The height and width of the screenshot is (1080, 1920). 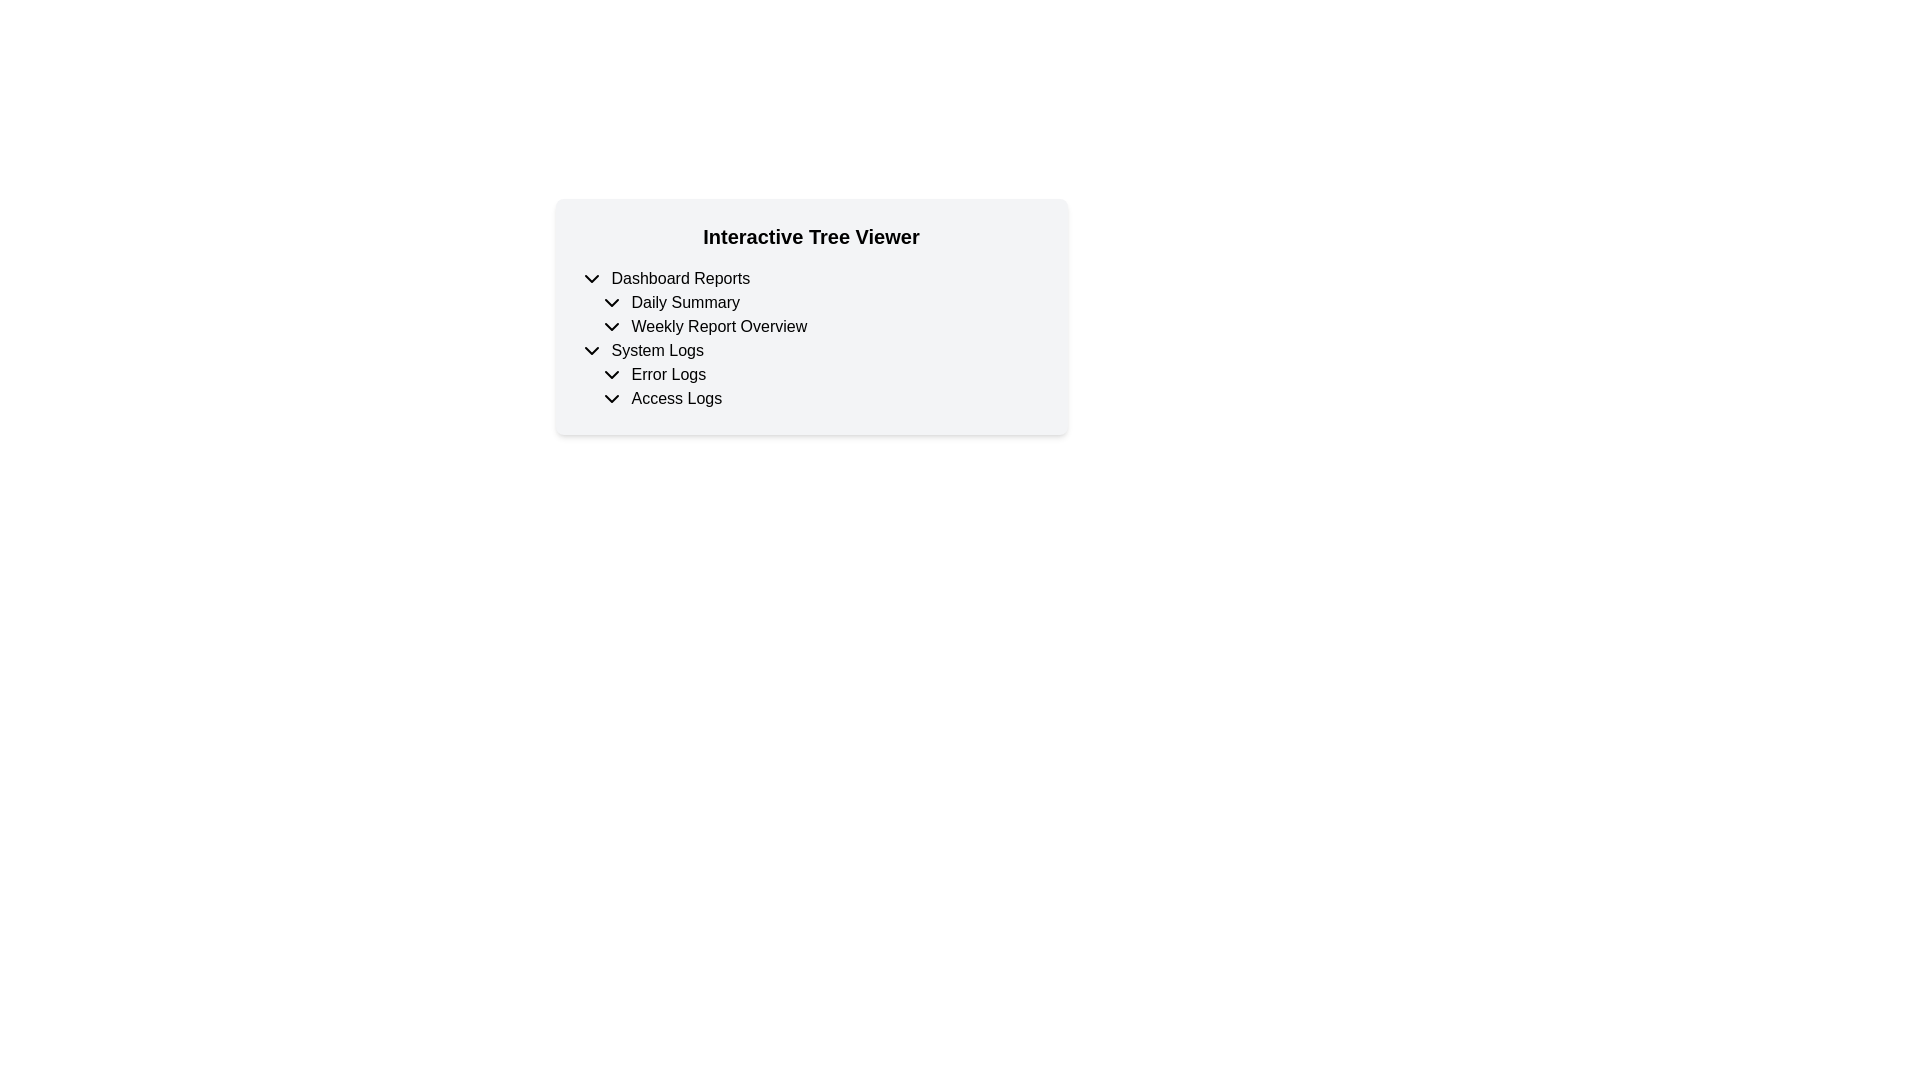 I want to click on the downward-pointing chevron icon located to the left of the 'System Logs' text, so click(x=590, y=350).